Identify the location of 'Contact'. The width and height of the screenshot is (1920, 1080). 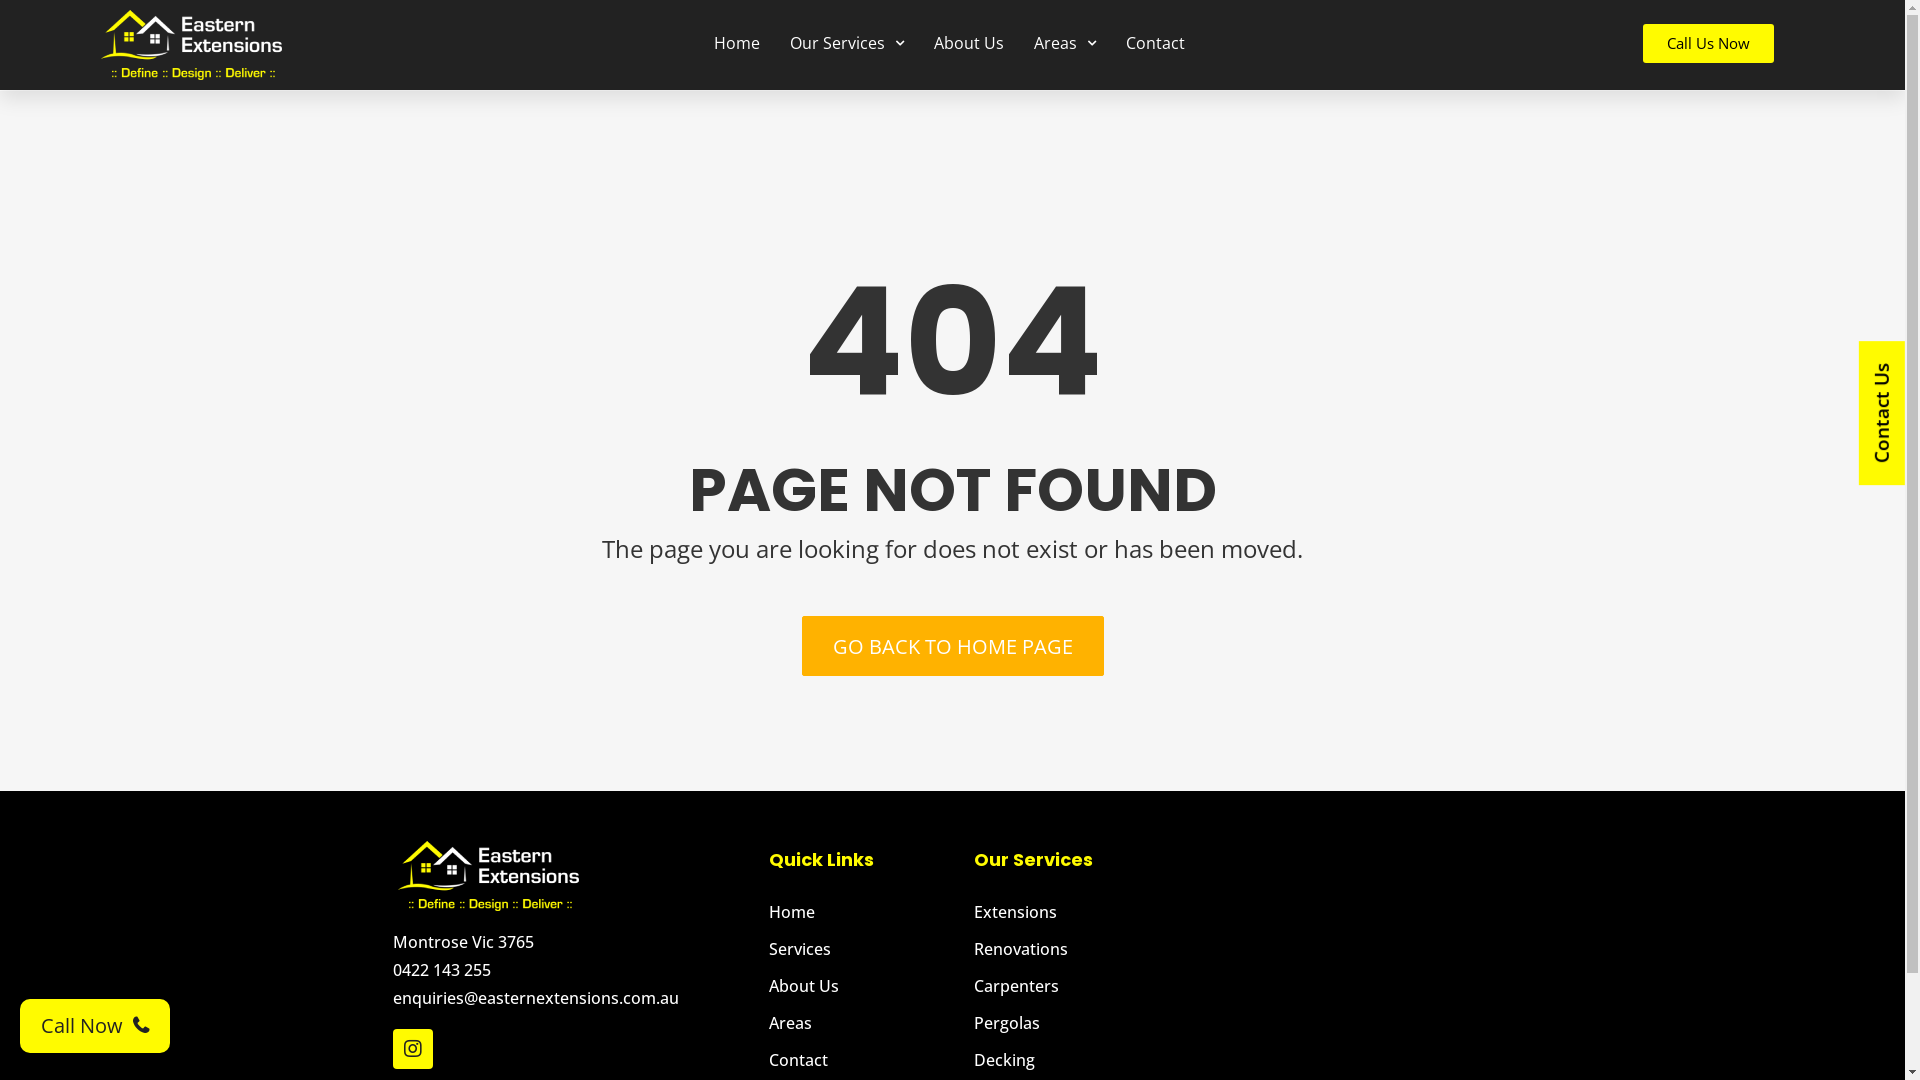
(767, 1059).